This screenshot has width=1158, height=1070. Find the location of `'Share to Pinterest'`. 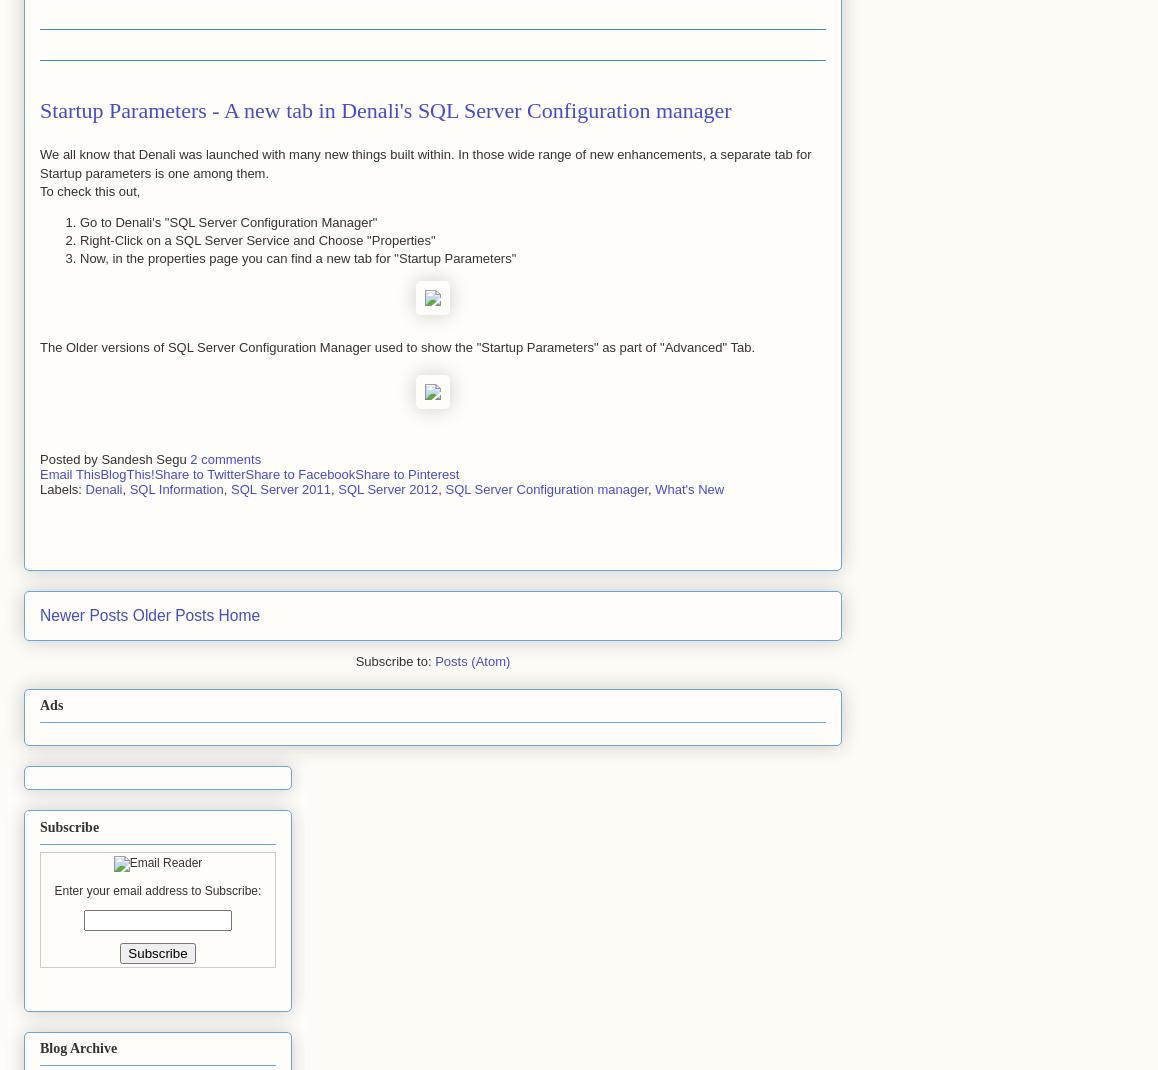

'Share to Pinterest' is located at coordinates (407, 474).